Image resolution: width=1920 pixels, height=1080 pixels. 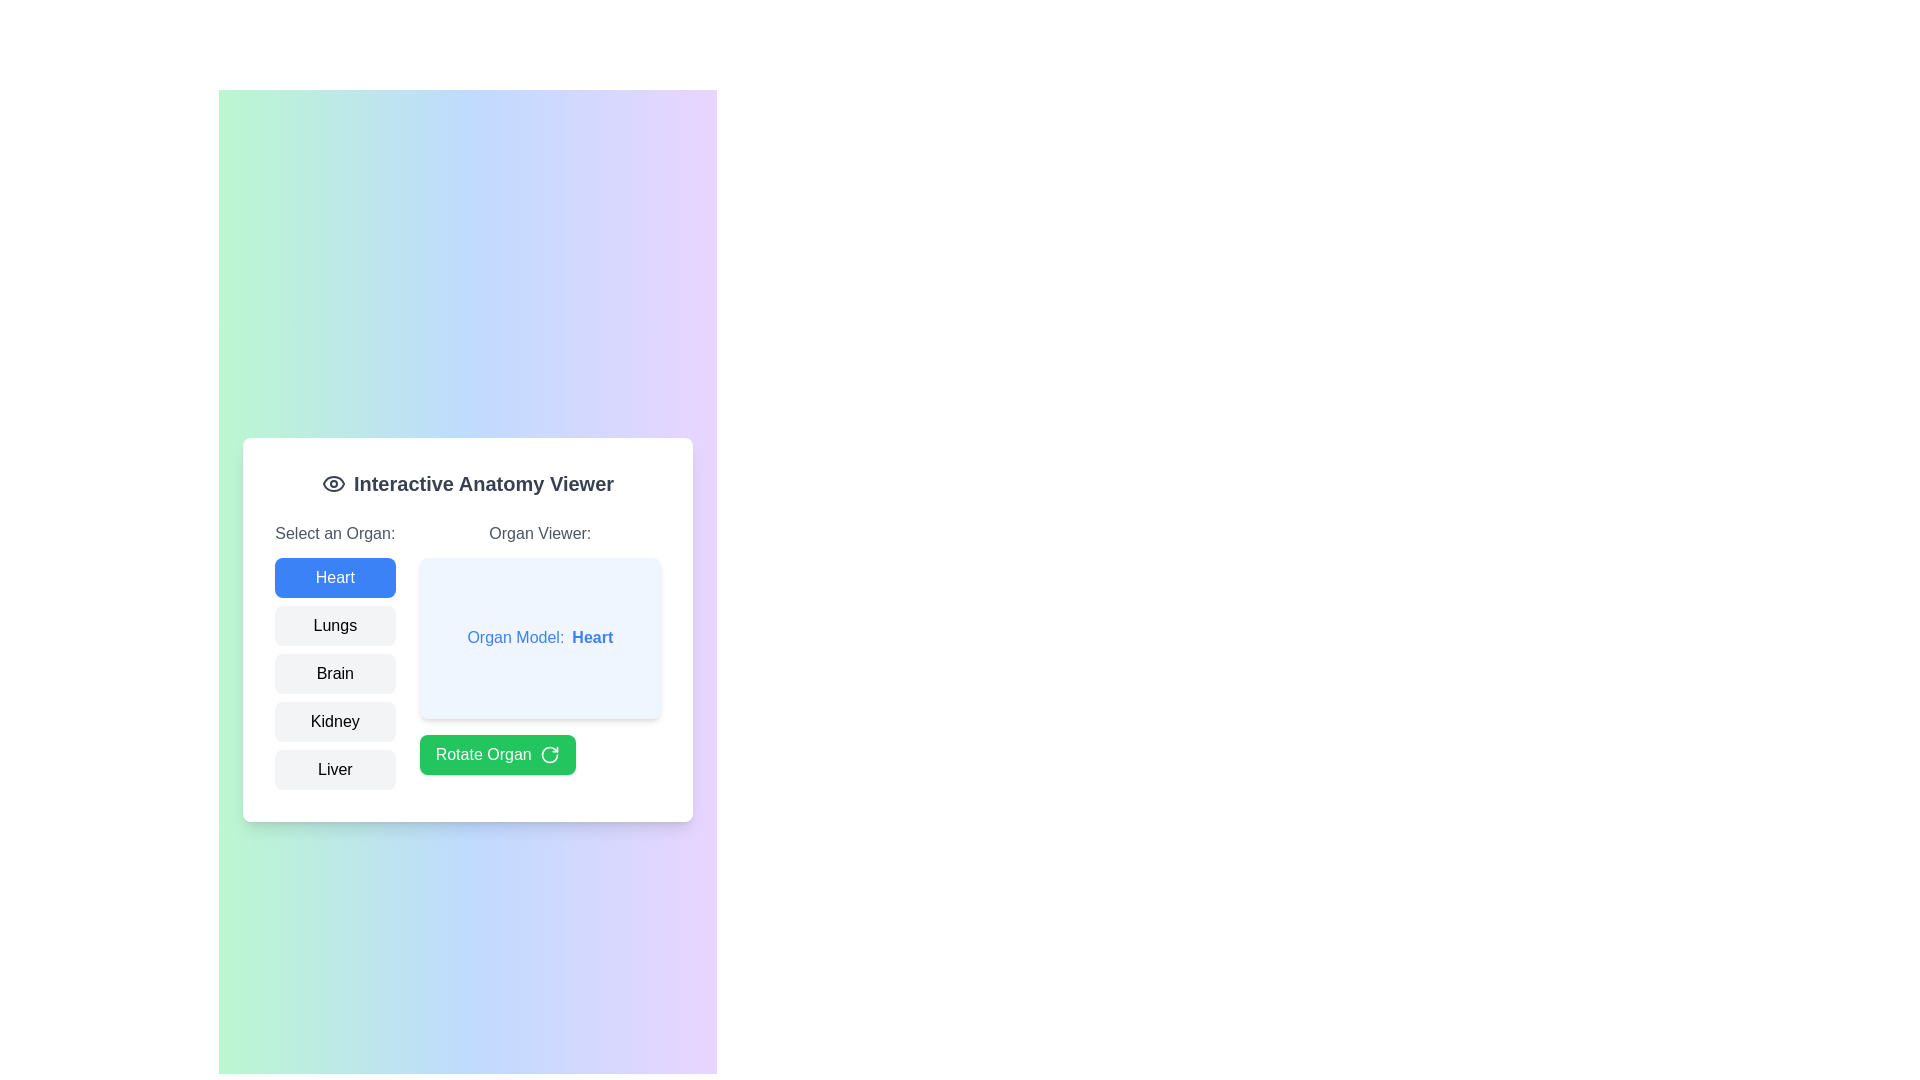 I want to click on text displaying the selected organ's name, 'Heart', which is located to the right of the label 'Organ Model:' in the anatomical viewer interface, so click(x=591, y=638).